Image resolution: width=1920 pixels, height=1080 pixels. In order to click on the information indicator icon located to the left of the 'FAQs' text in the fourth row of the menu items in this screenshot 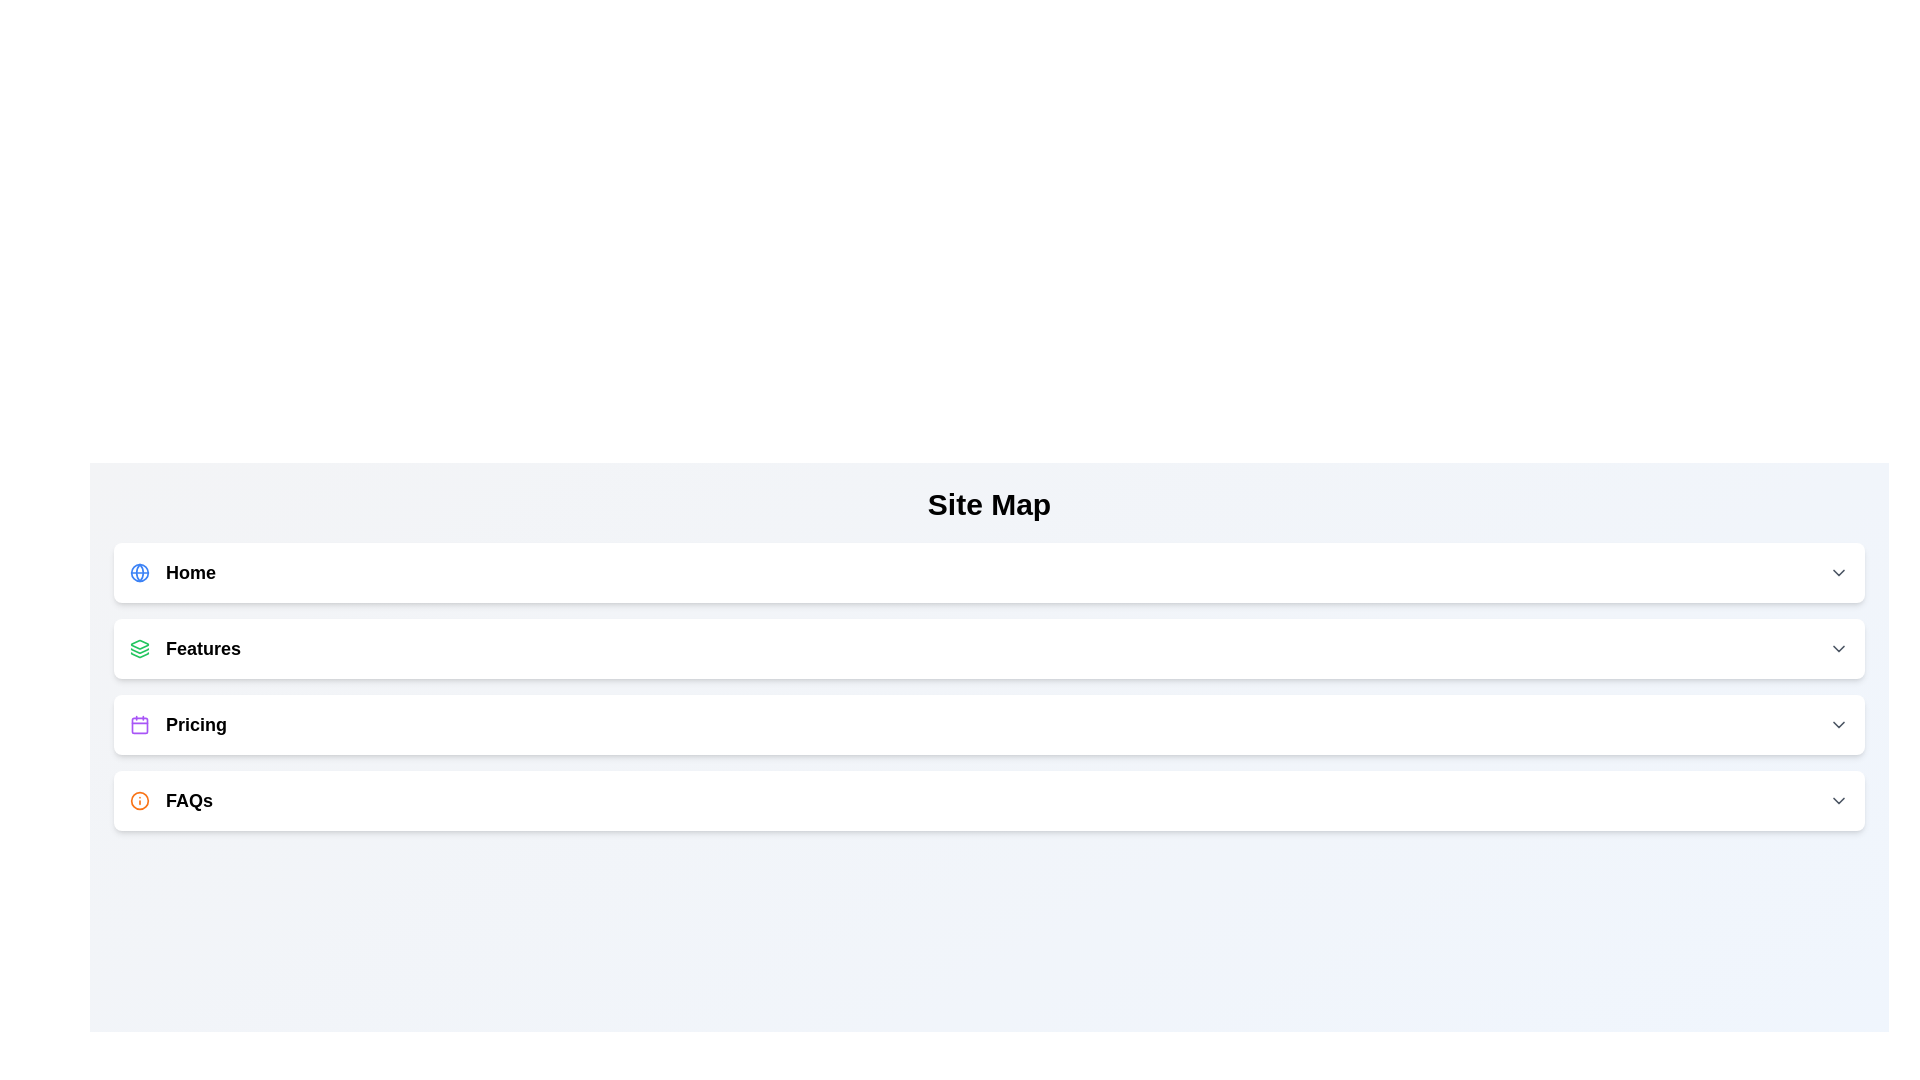, I will do `click(138, 800)`.